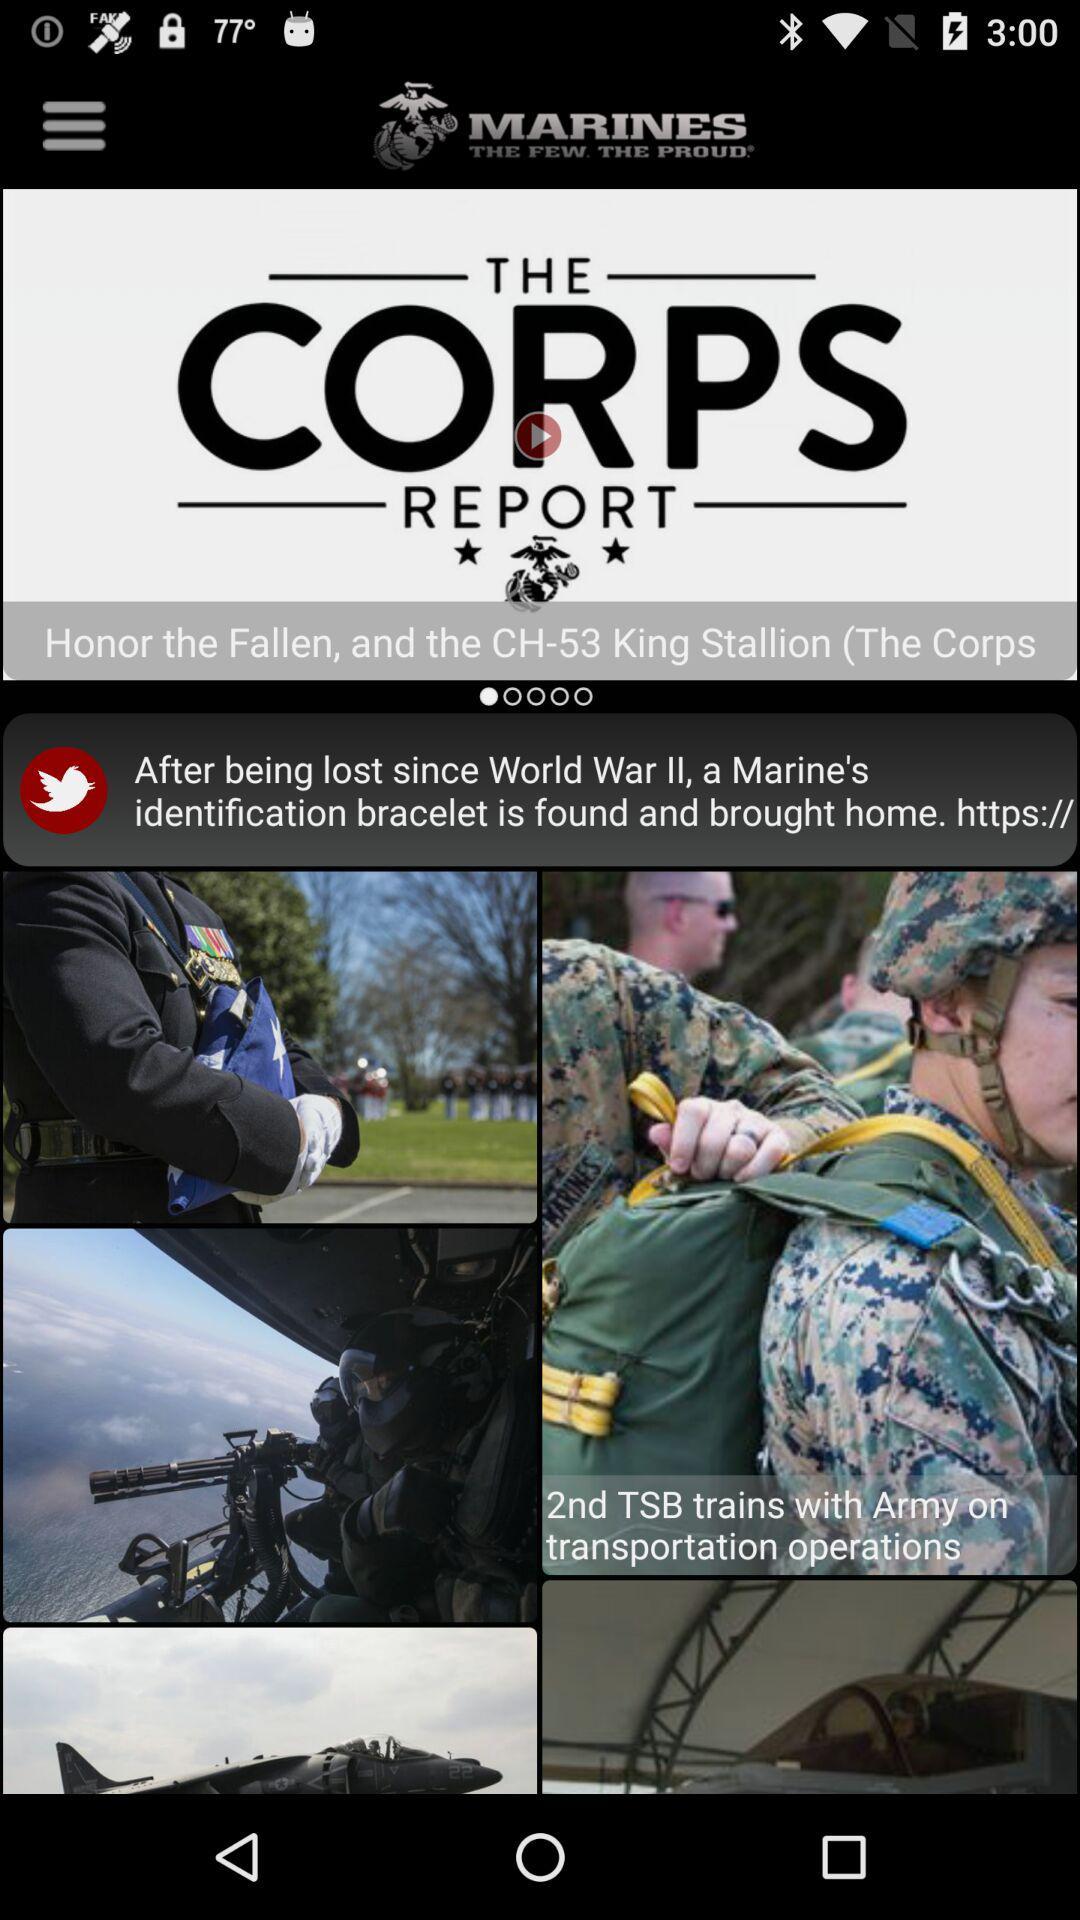 The height and width of the screenshot is (1920, 1080). I want to click on the video, so click(540, 433).